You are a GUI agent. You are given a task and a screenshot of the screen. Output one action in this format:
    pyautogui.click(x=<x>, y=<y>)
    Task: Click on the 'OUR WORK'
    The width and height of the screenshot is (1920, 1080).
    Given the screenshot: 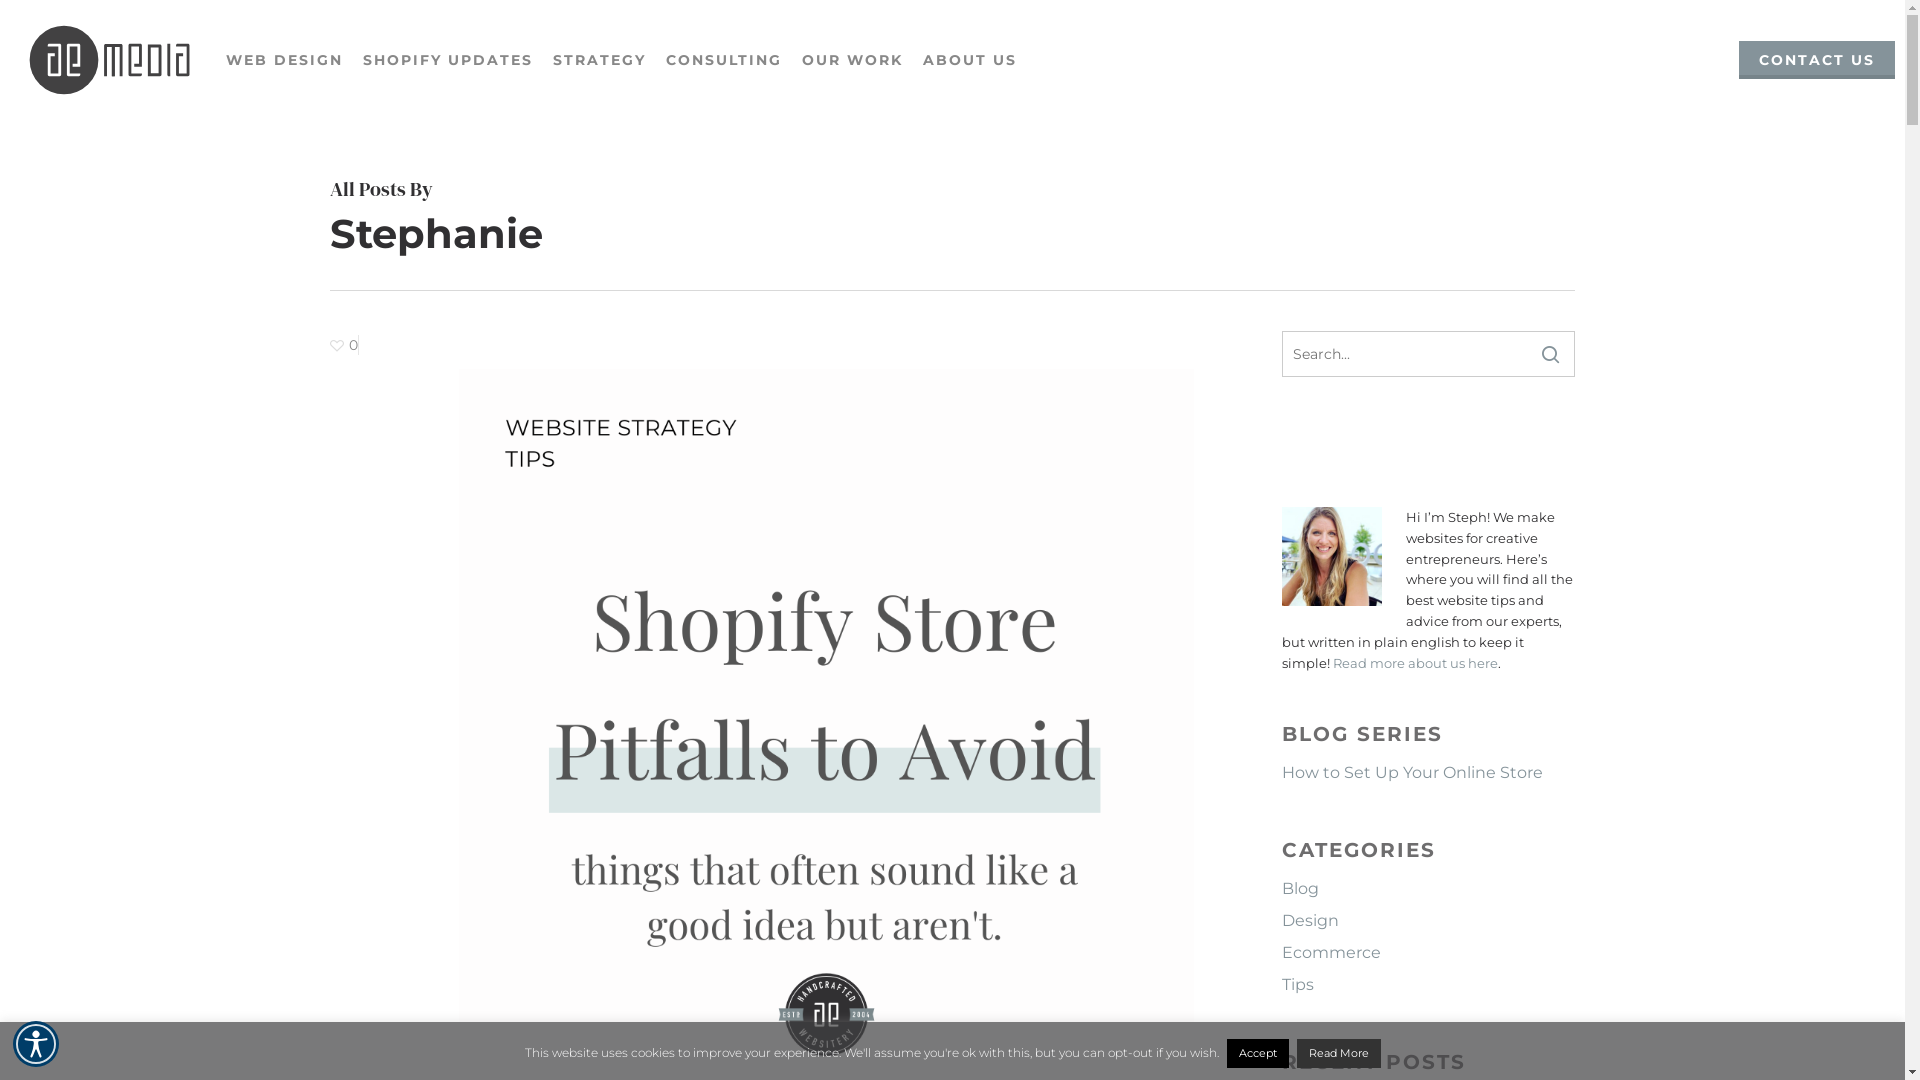 What is the action you would take?
    pyautogui.click(x=852, y=59)
    